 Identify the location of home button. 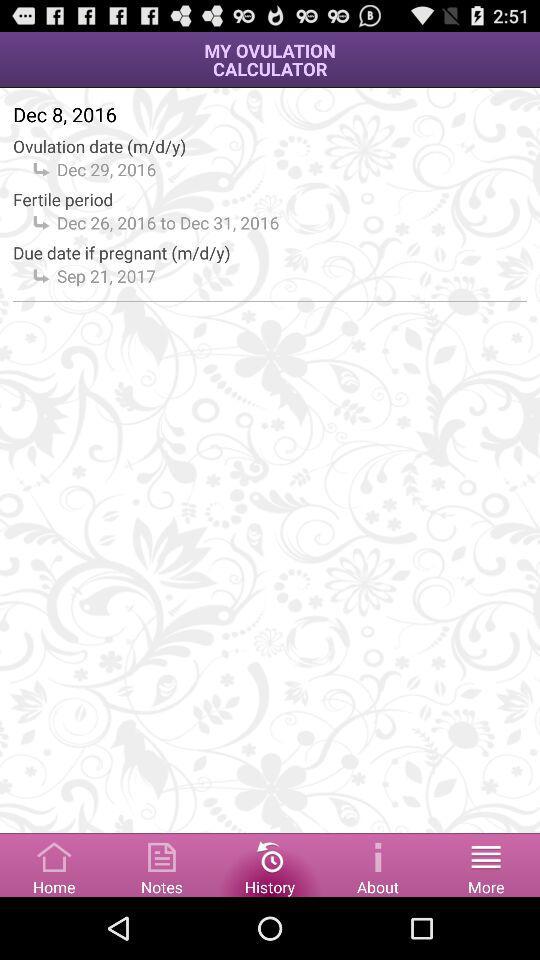
(54, 863).